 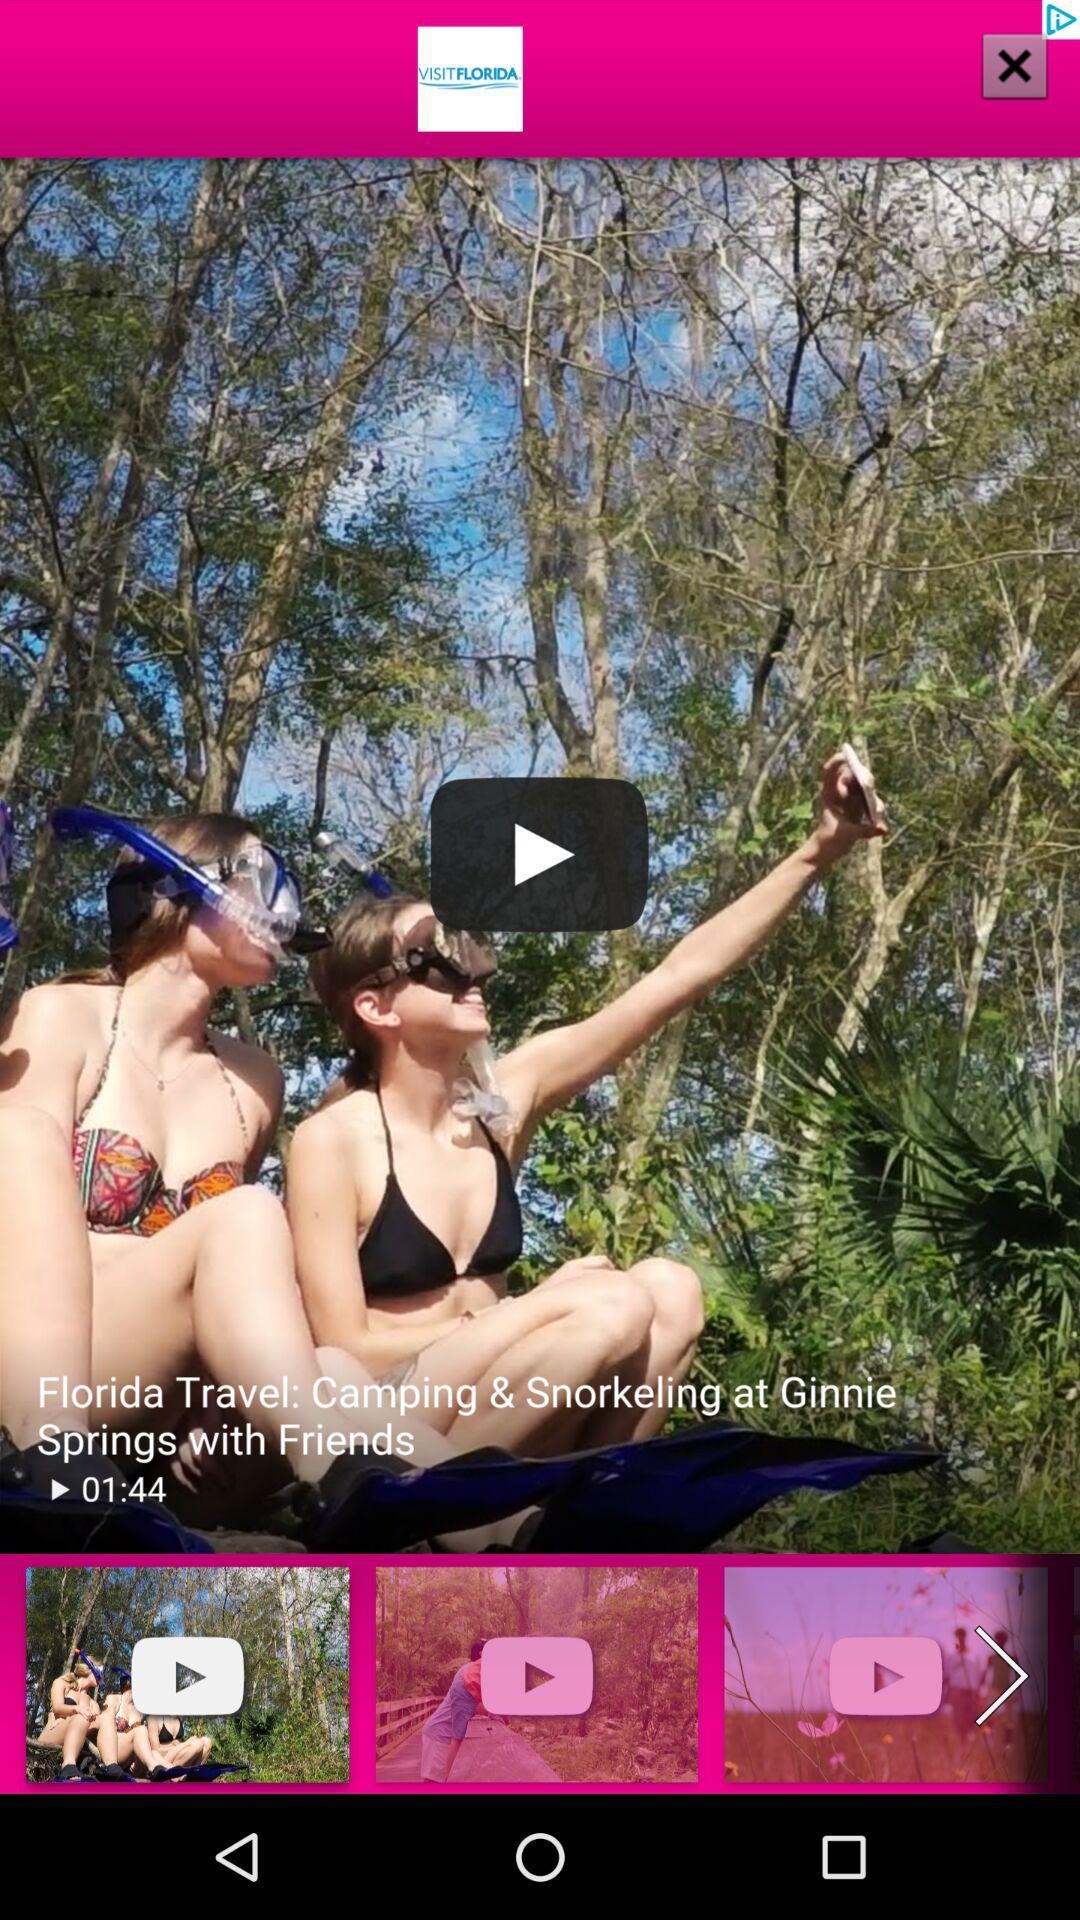 I want to click on the close icon, so click(x=987, y=97).